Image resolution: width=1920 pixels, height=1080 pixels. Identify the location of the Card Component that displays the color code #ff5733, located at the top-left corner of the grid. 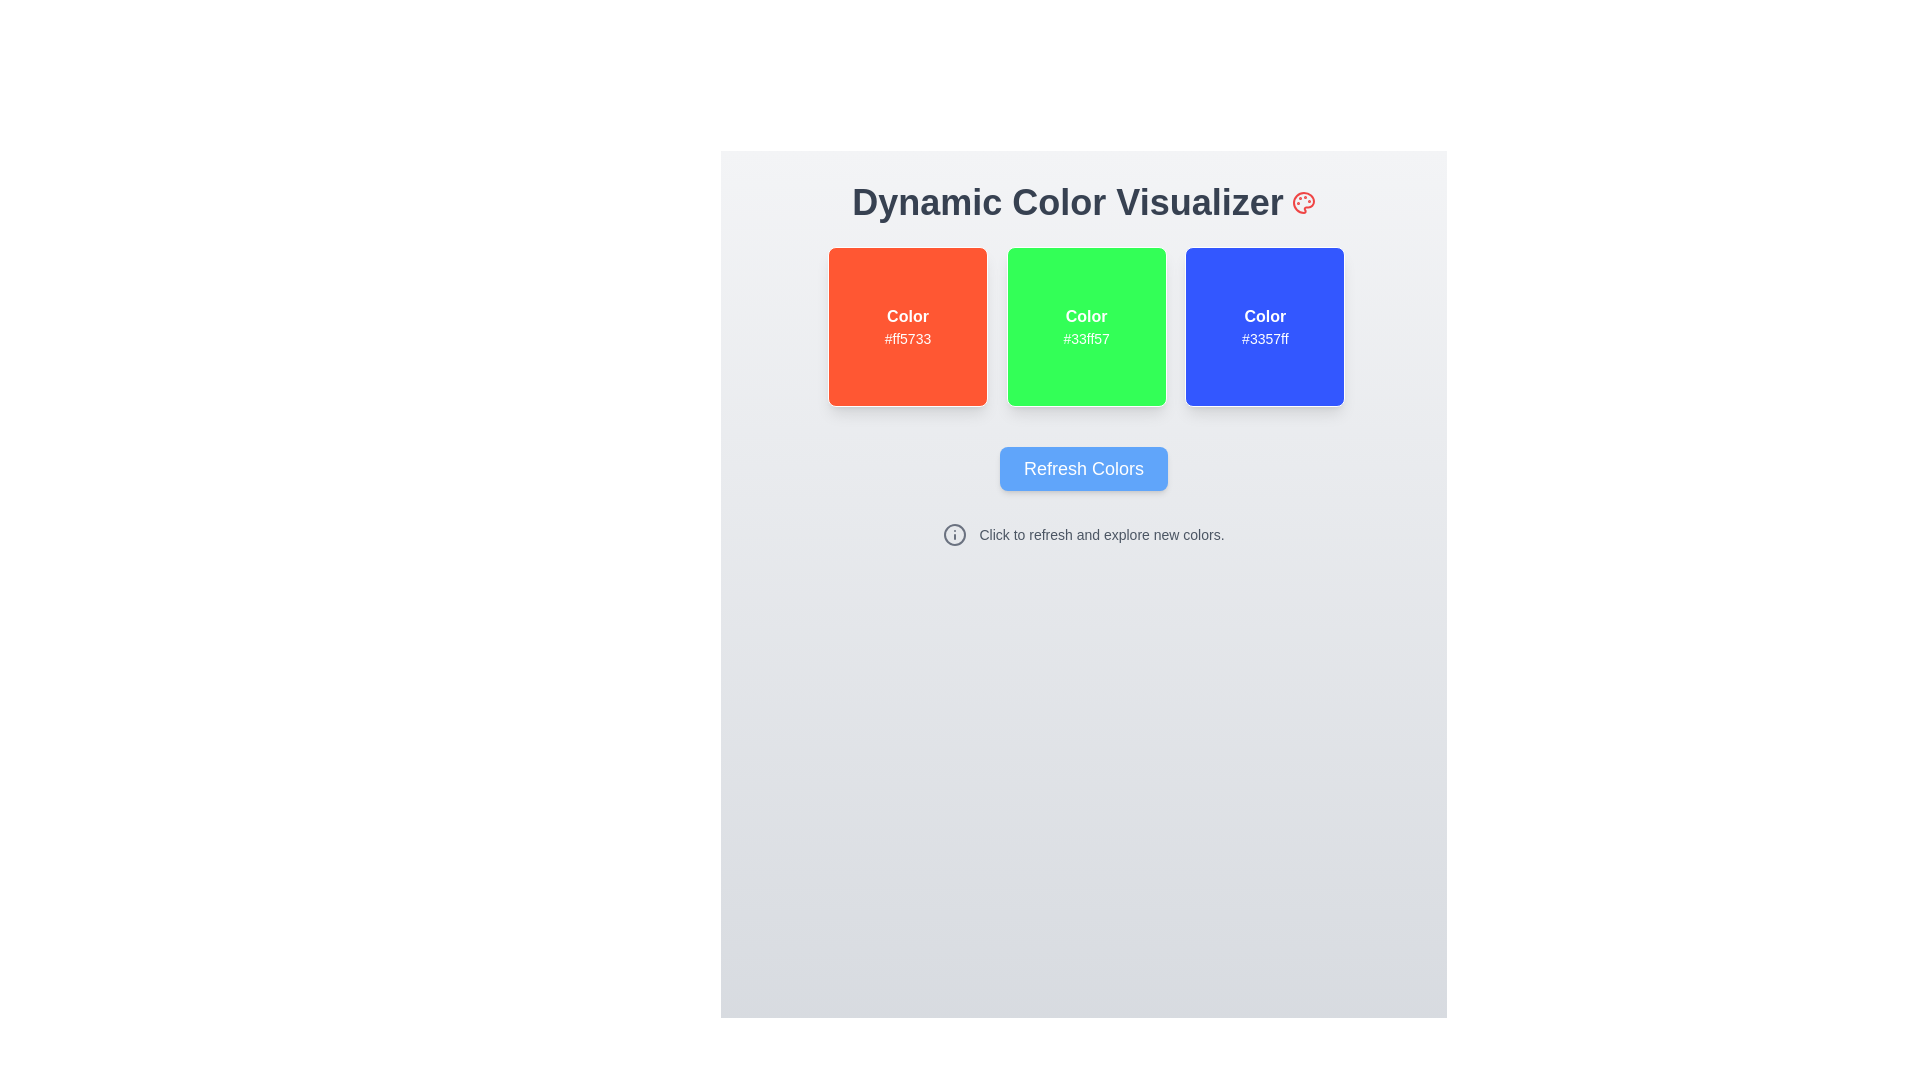
(906, 326).